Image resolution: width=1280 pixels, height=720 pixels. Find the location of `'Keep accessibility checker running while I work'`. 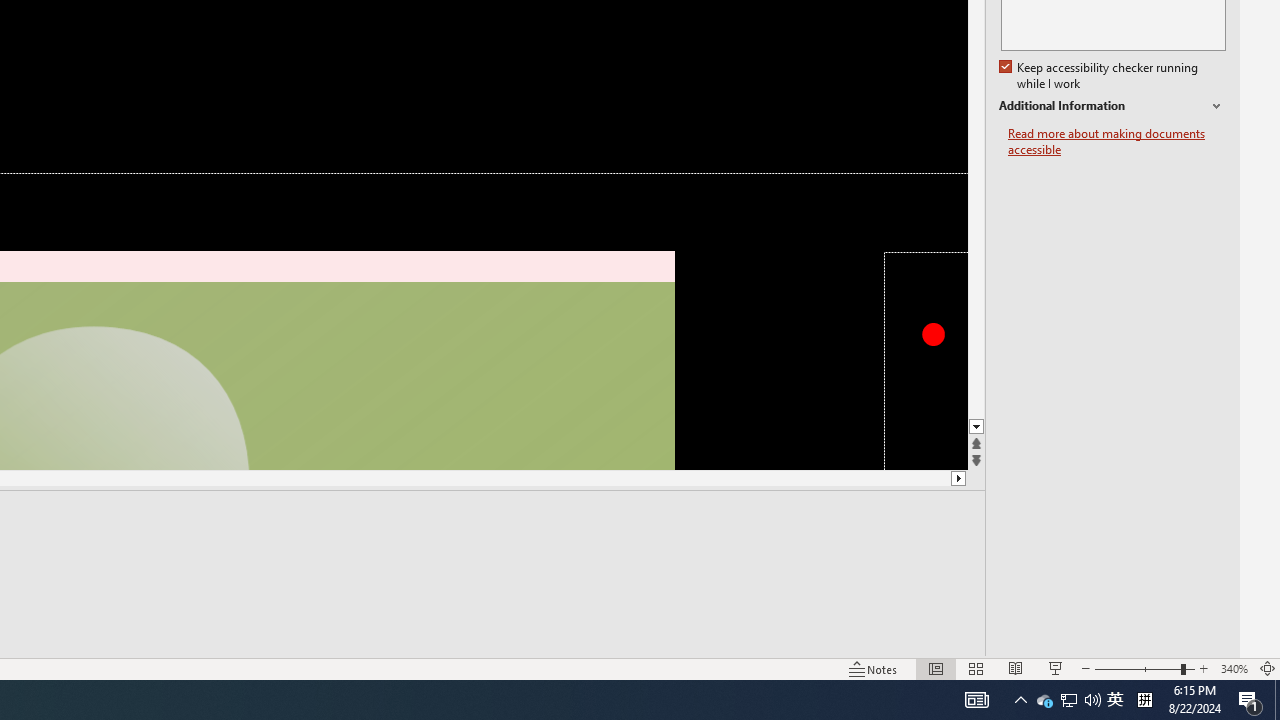

'Keep accessibility checker running while I work' is located at coordinates (1099, 75).